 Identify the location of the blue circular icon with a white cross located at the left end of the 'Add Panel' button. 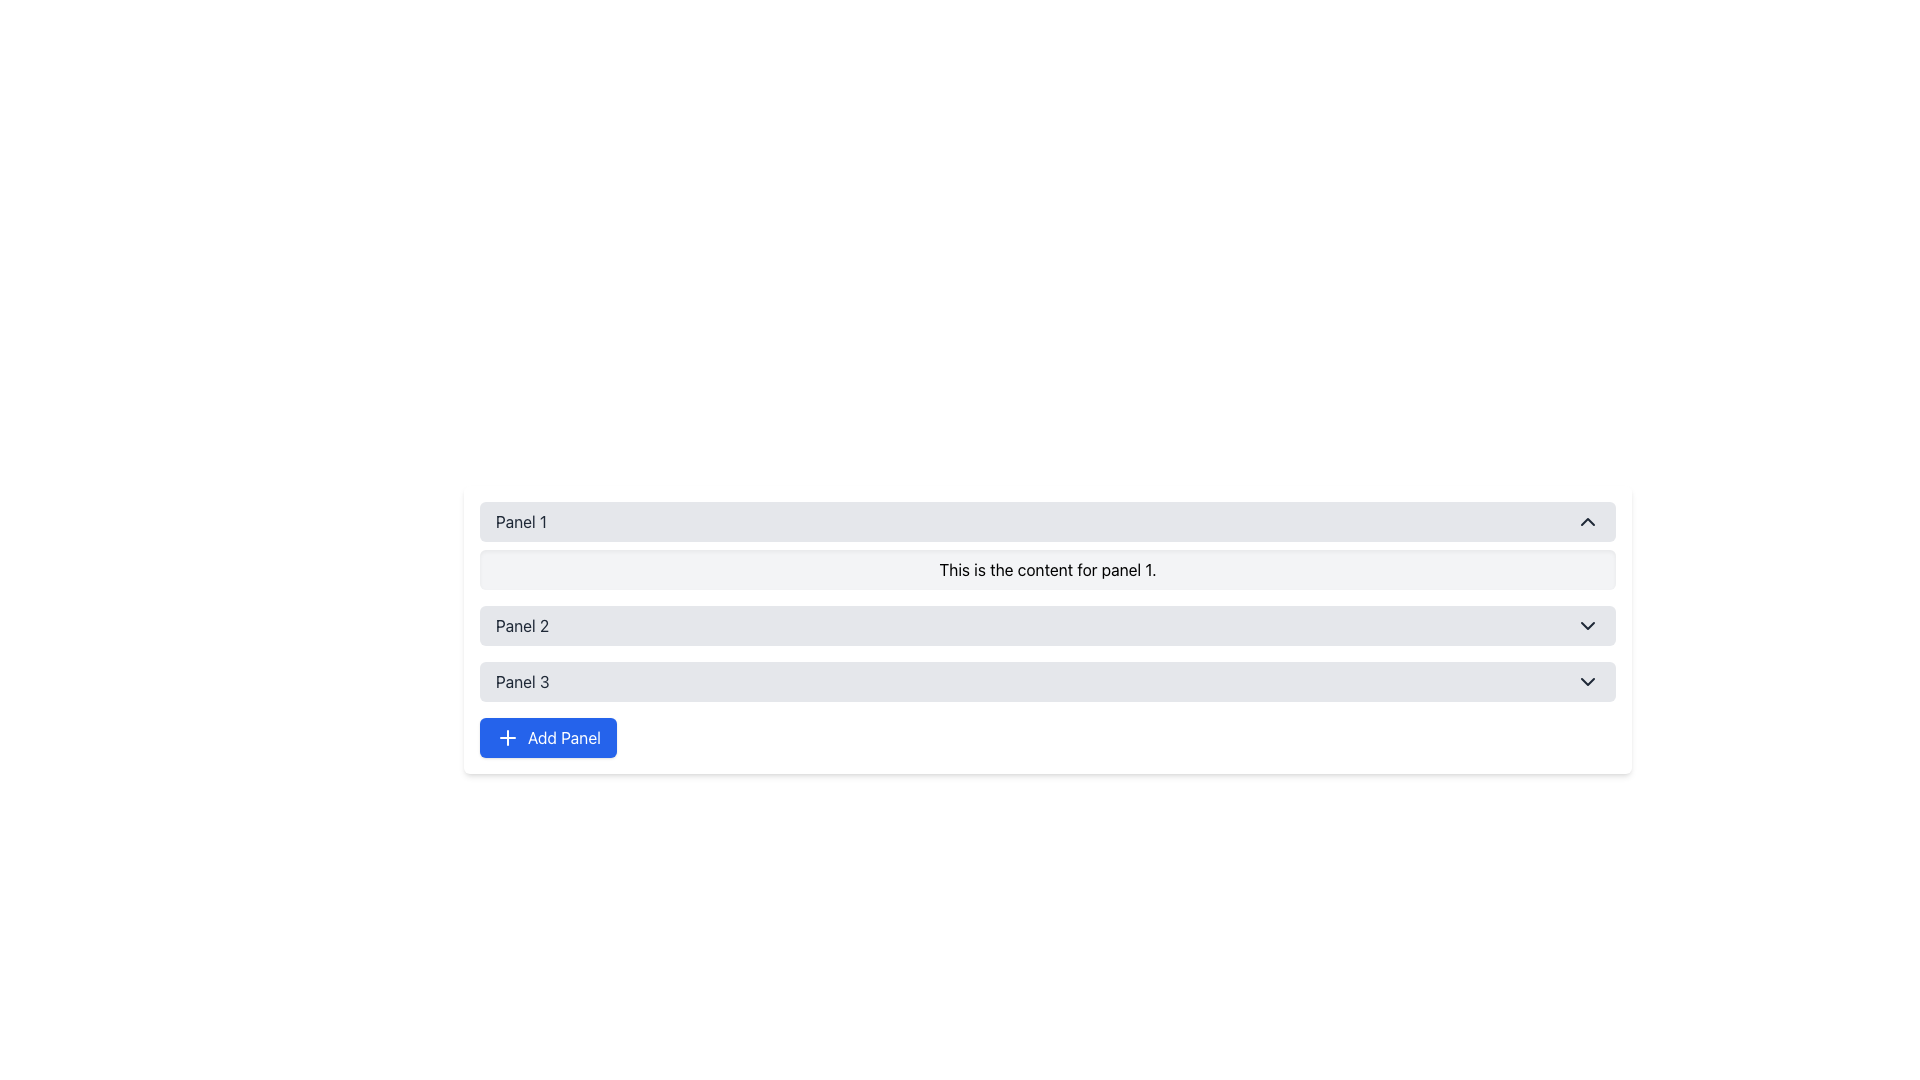
(508, 737).